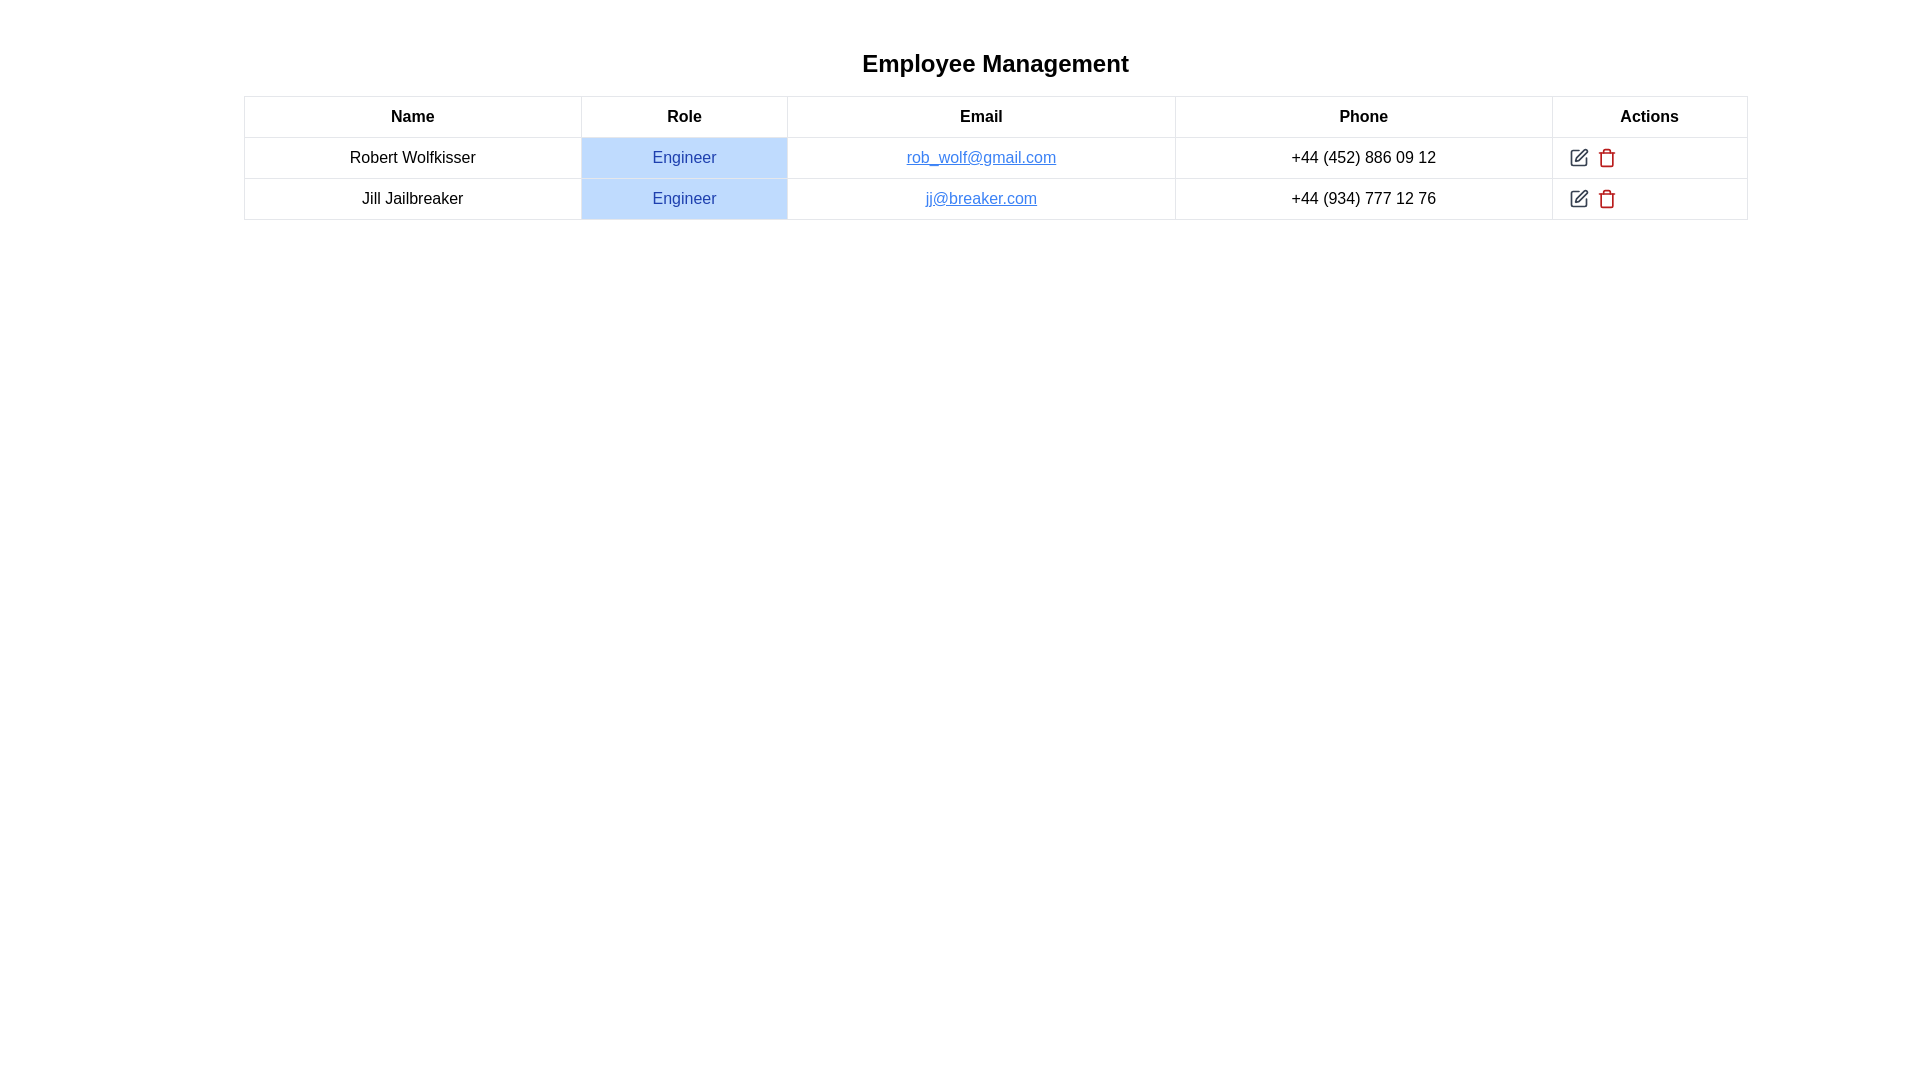  What do you see at coordinates (1606, 157) in the screenshot?
I see `the trash icon, which is the second interactive icon in the 'Actions' column of the second row of the table` at bounding box center [1606, 157].